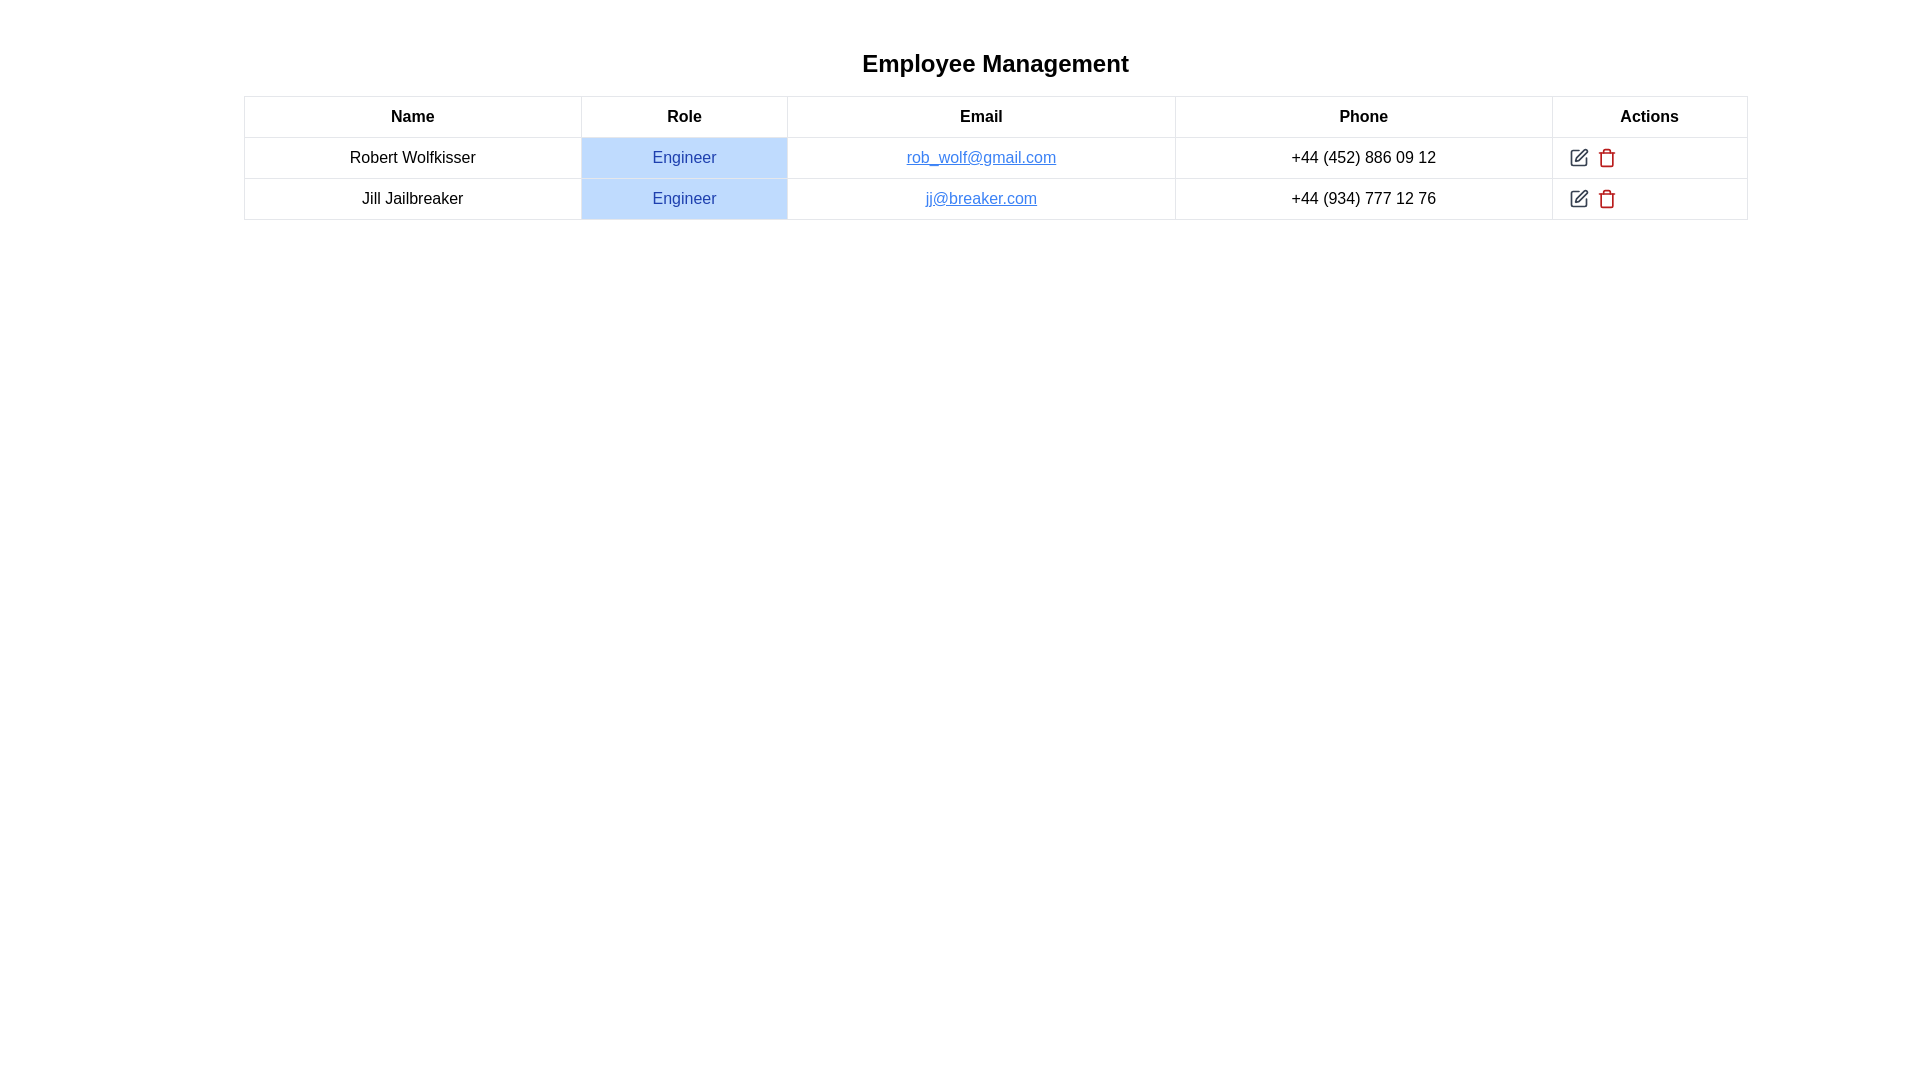  What do you see at coordinates (1606, 157) in the screenshot?
I see `the trash icon, which is the second interactive icon in the 'Actions' column of the second row of the table` at bounding box center [1606, 157].